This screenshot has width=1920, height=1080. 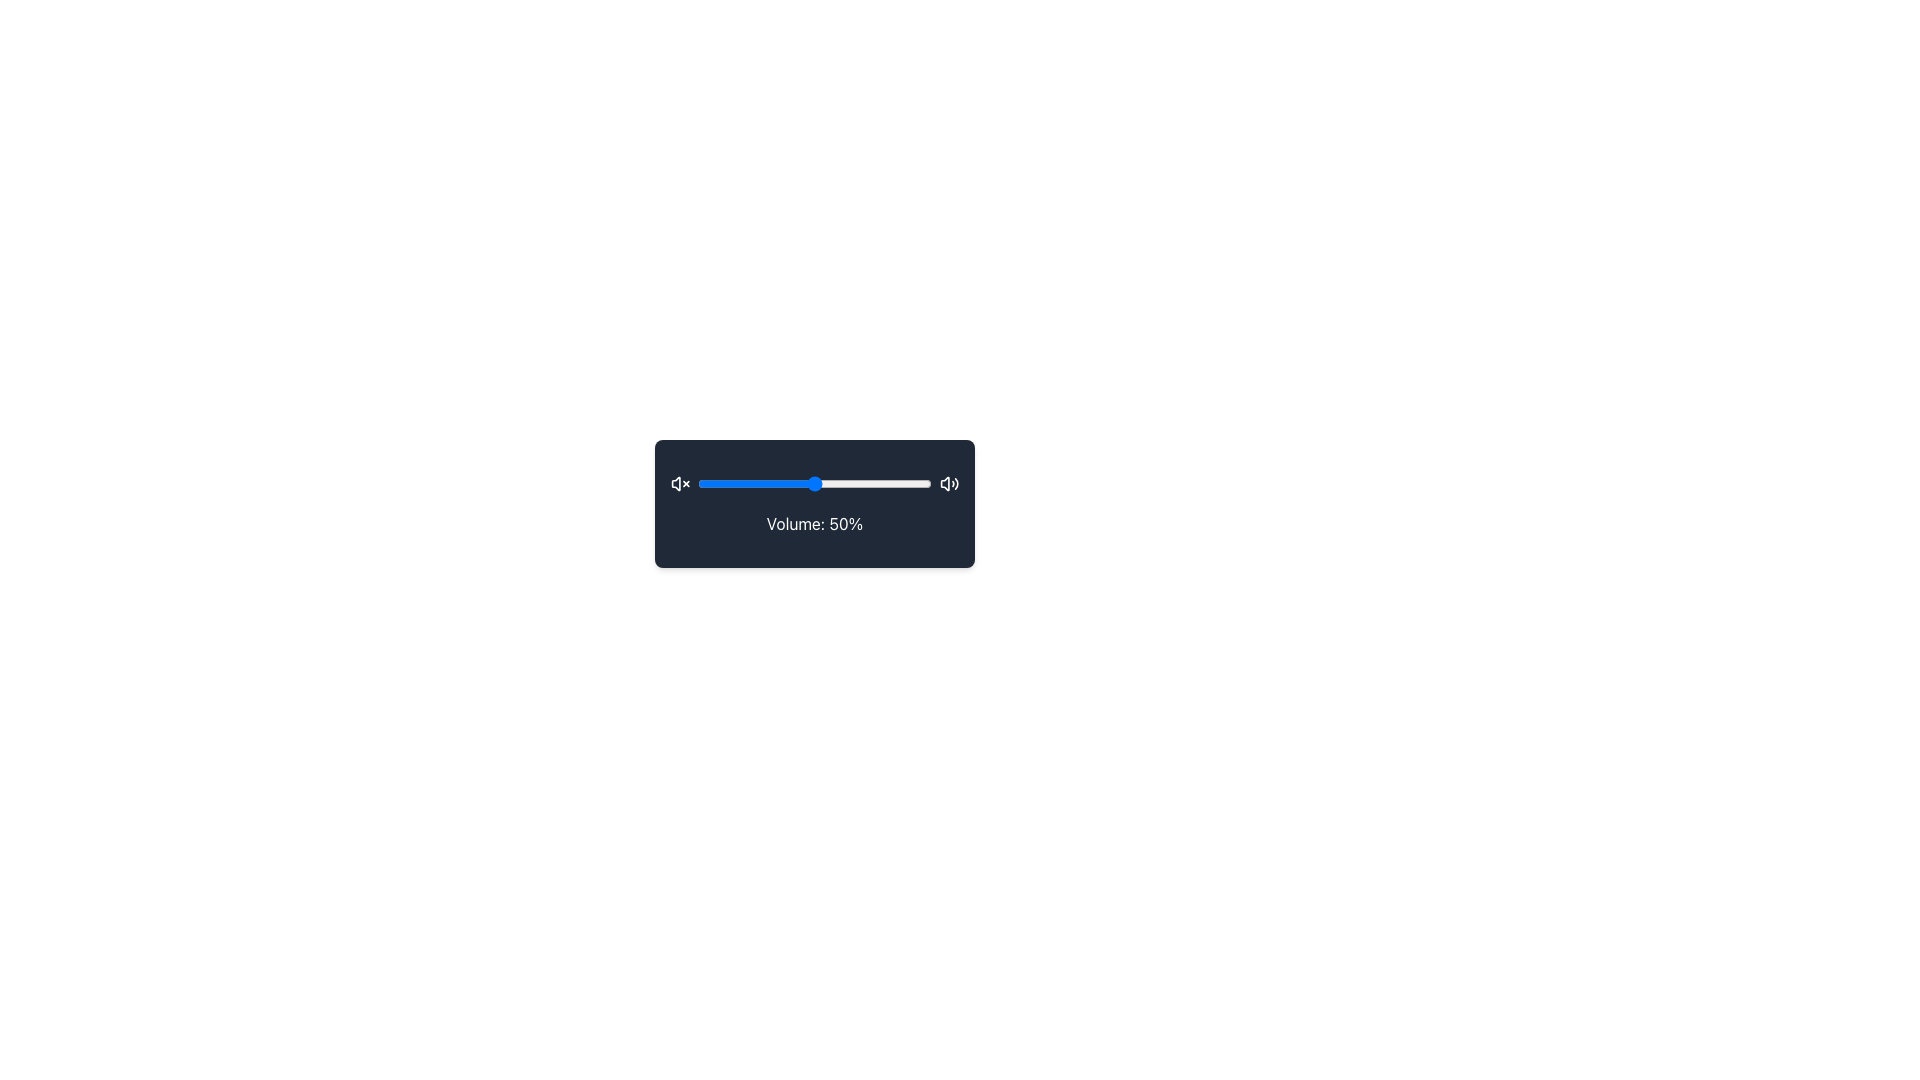 I want to click on the volume, so click(x=802, y=483).